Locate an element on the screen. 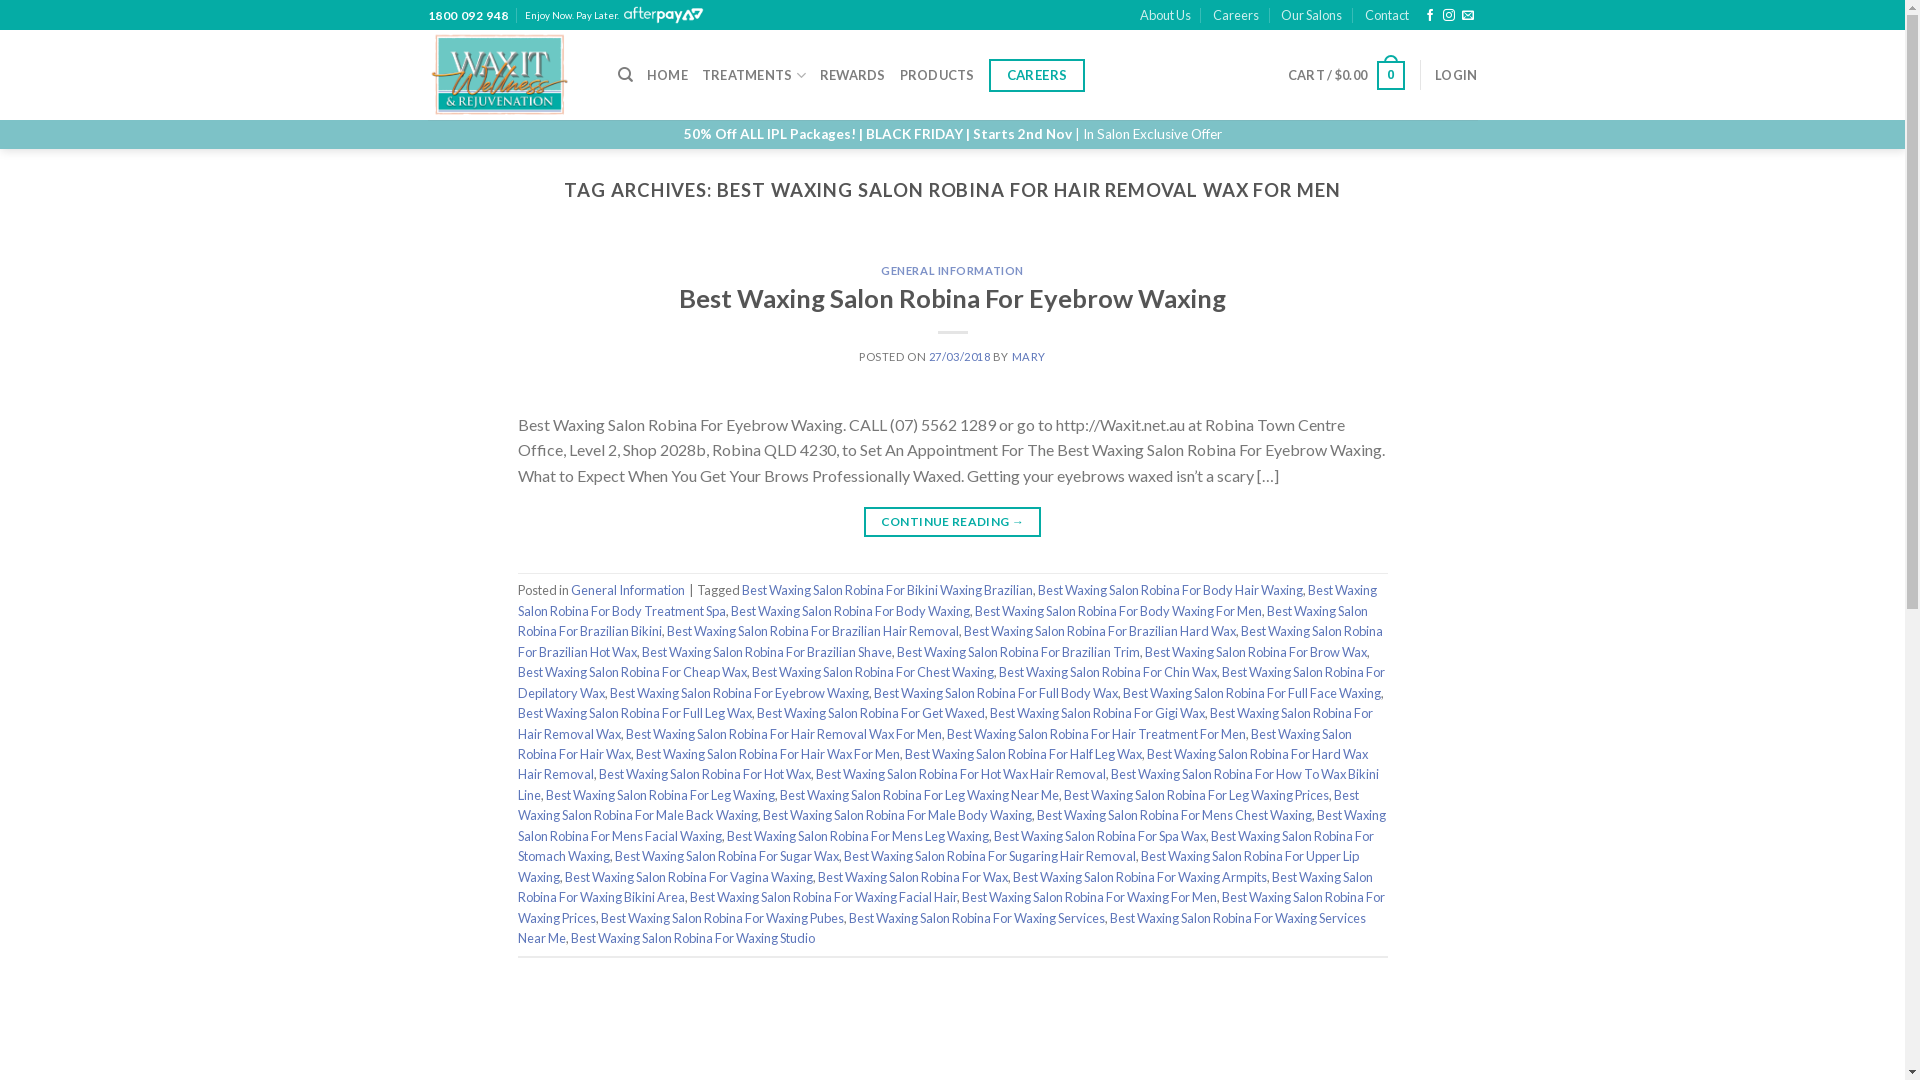  '1800 092 948' is located at coordinates (467, 15).